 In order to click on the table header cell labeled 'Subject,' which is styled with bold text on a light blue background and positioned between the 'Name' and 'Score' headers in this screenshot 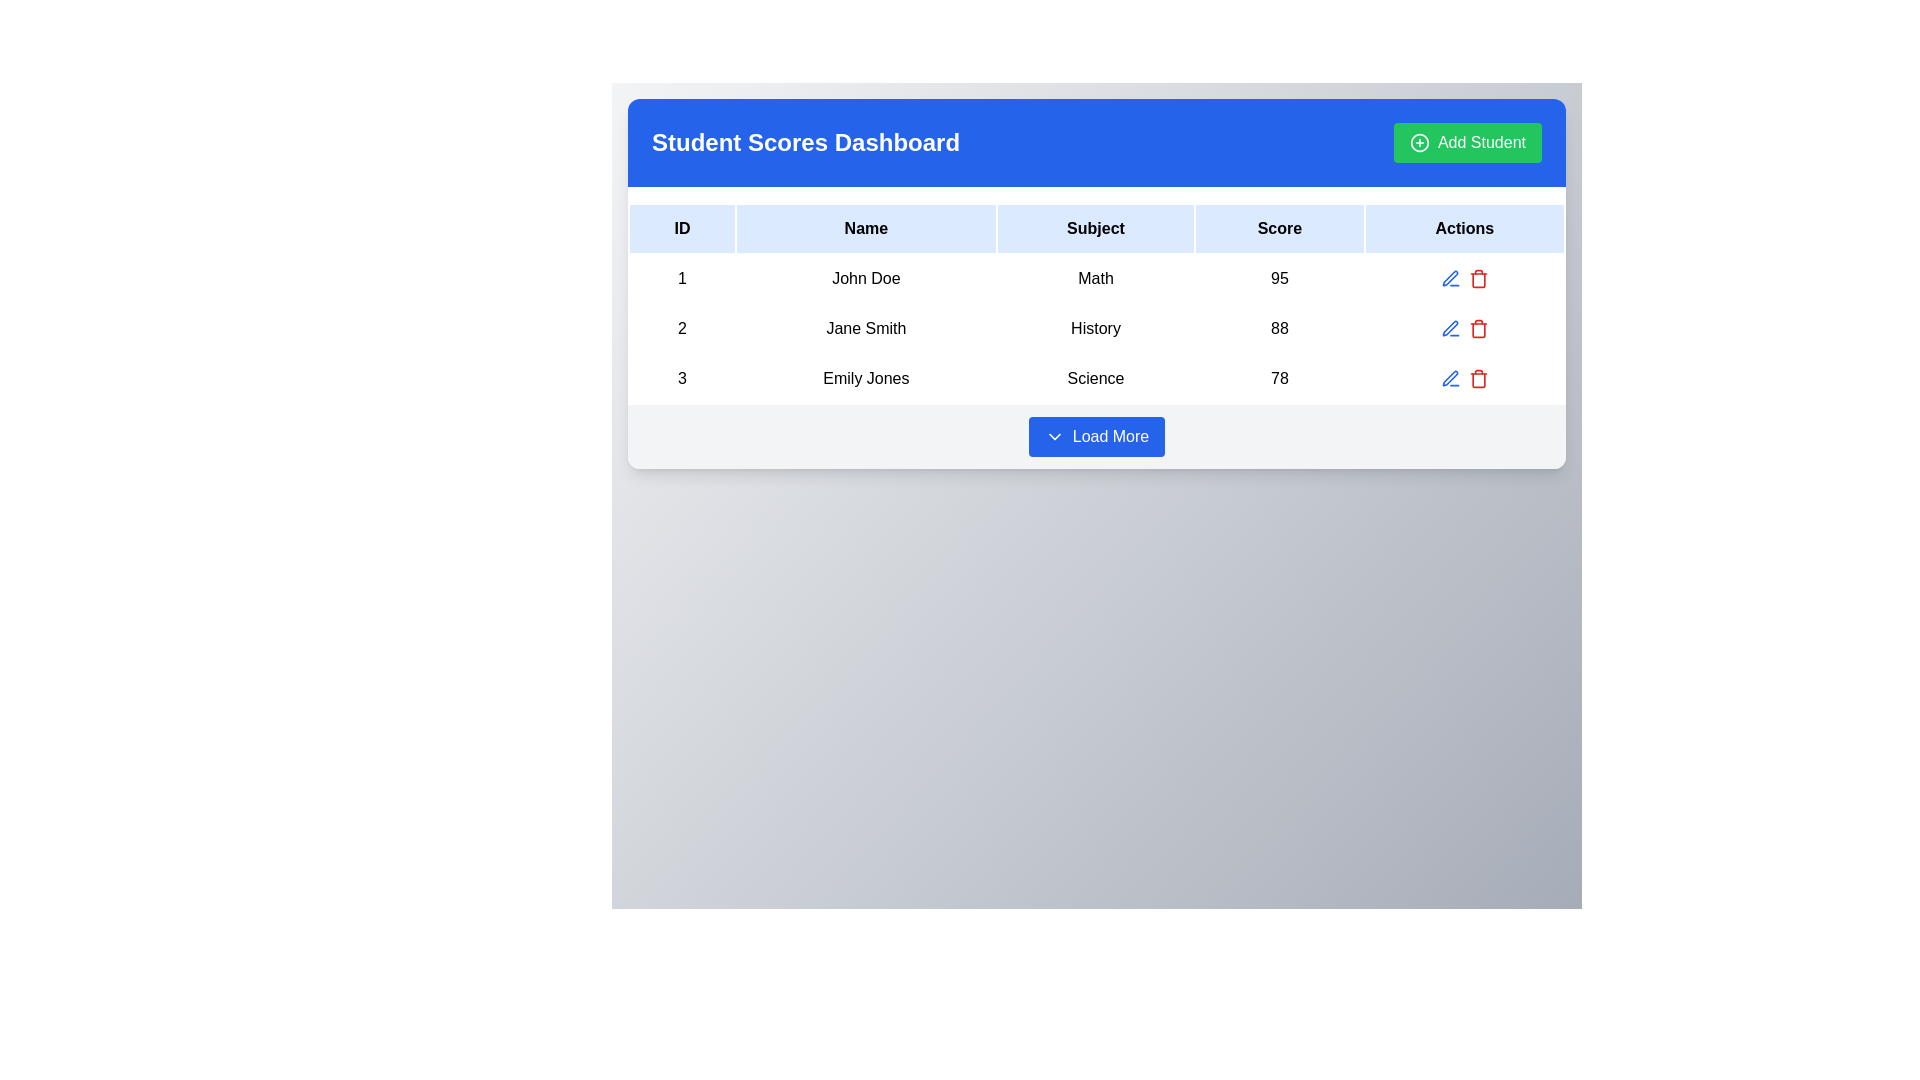, I will do `click(1094, 227)`.